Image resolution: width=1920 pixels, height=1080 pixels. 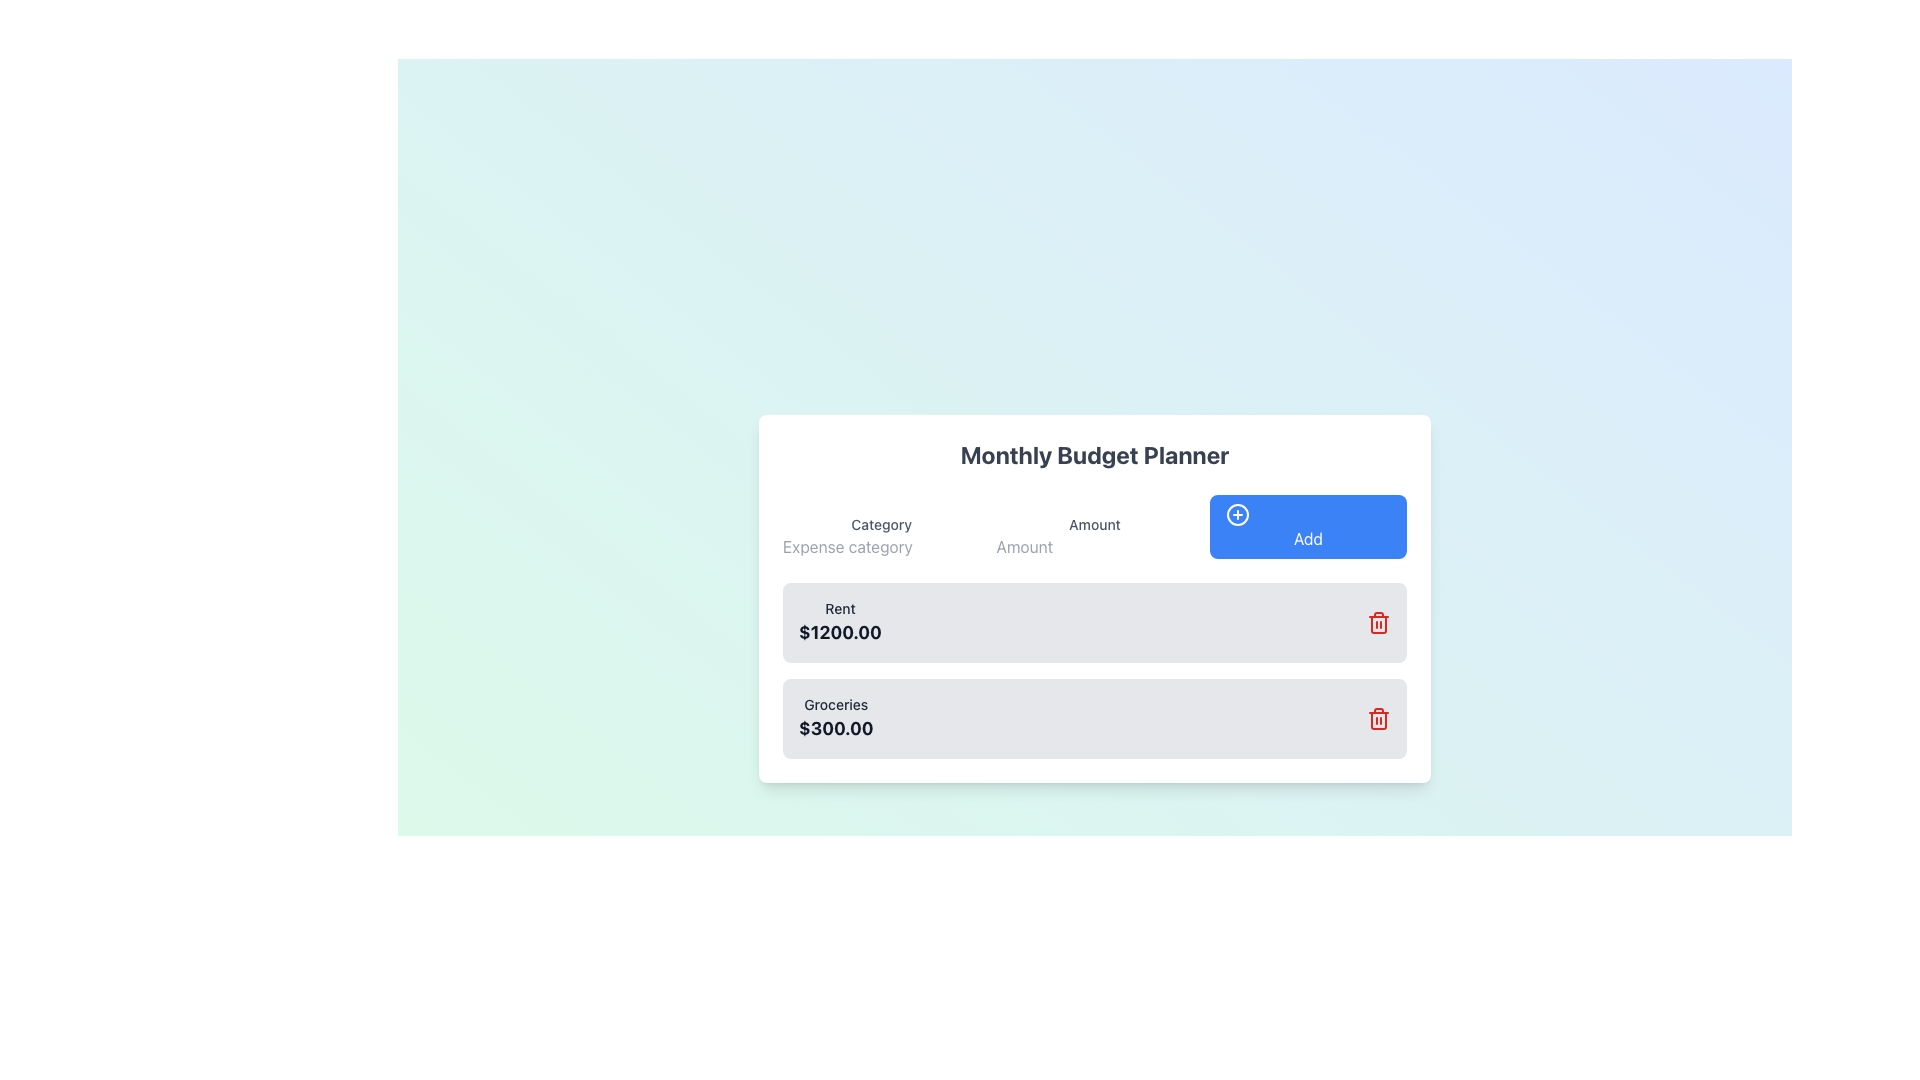 I want to click on the red trash icon located on the right side of the 'Rent $1200.00' entry in the Monthly Budget Planner to possibly see a tooltip, so click(x=1377, y=622).